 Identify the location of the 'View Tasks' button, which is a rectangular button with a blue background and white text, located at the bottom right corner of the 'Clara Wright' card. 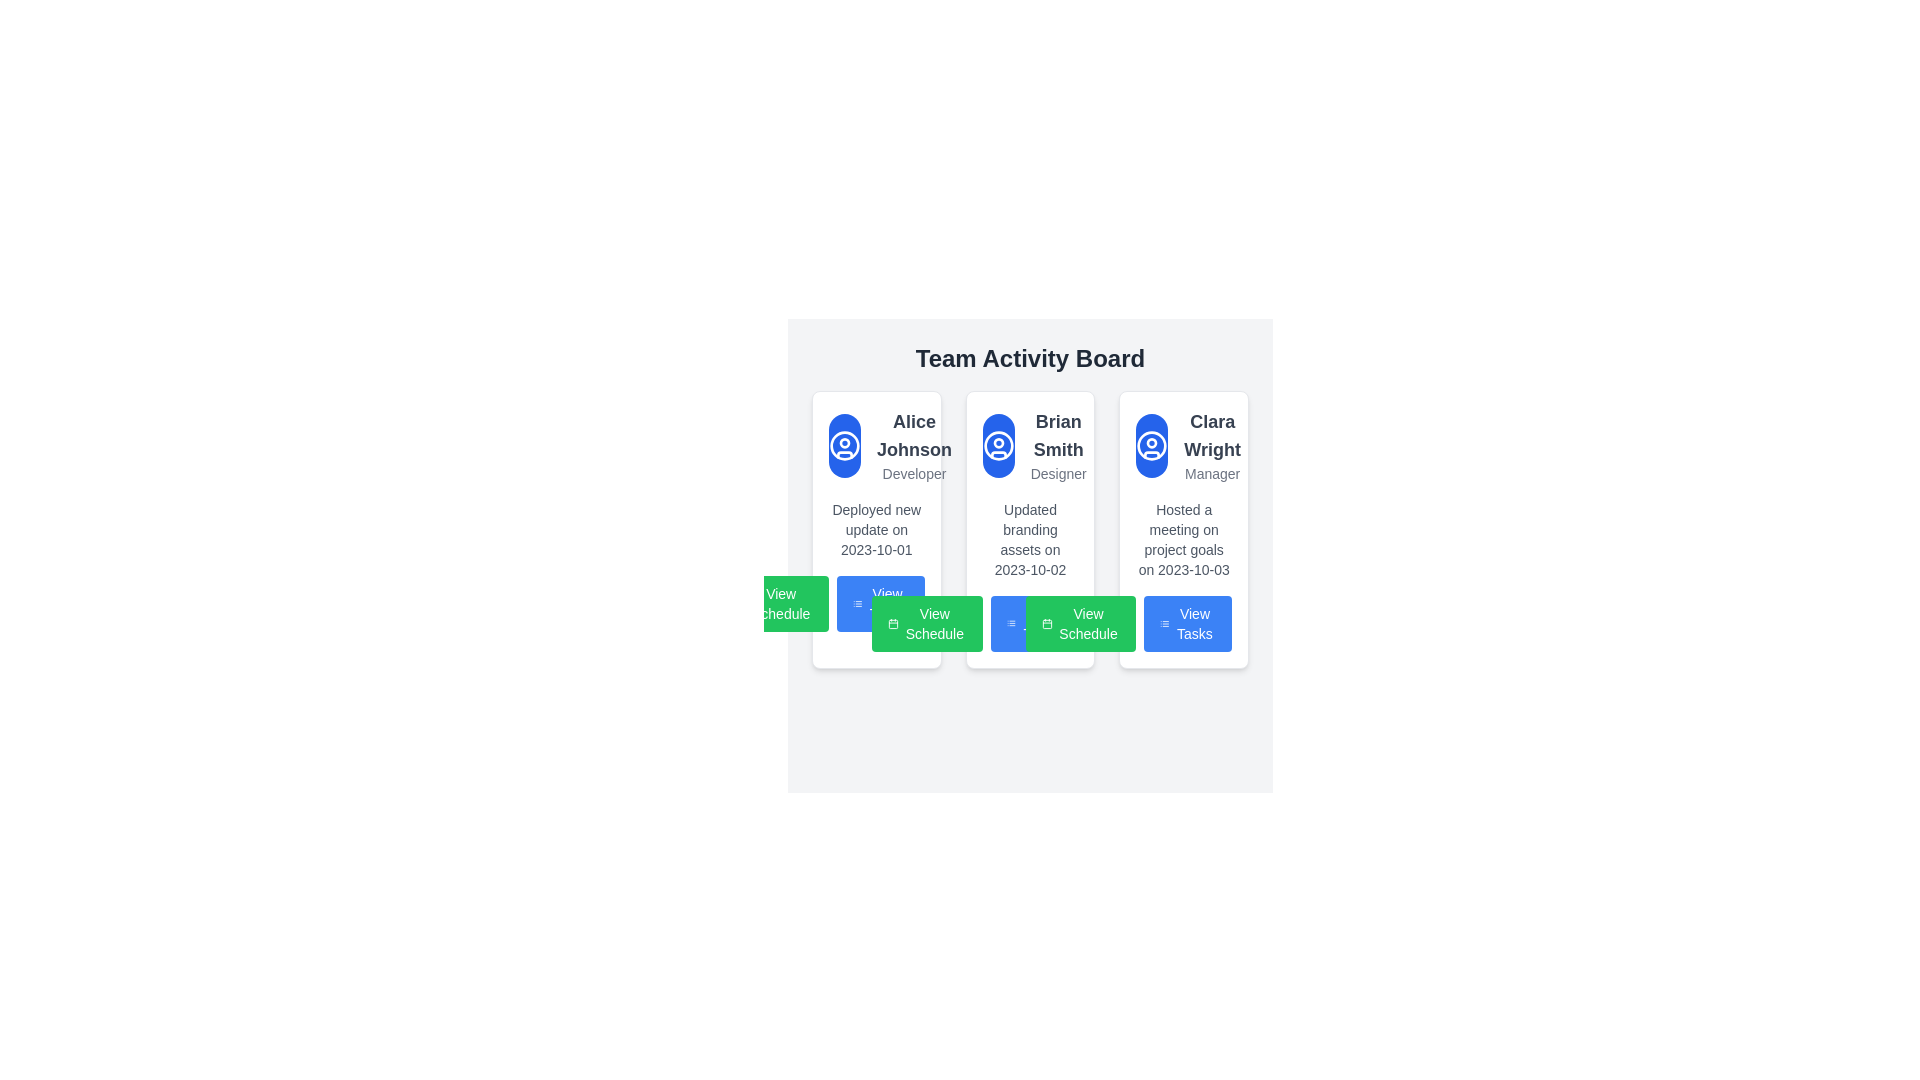
(1184, 623).